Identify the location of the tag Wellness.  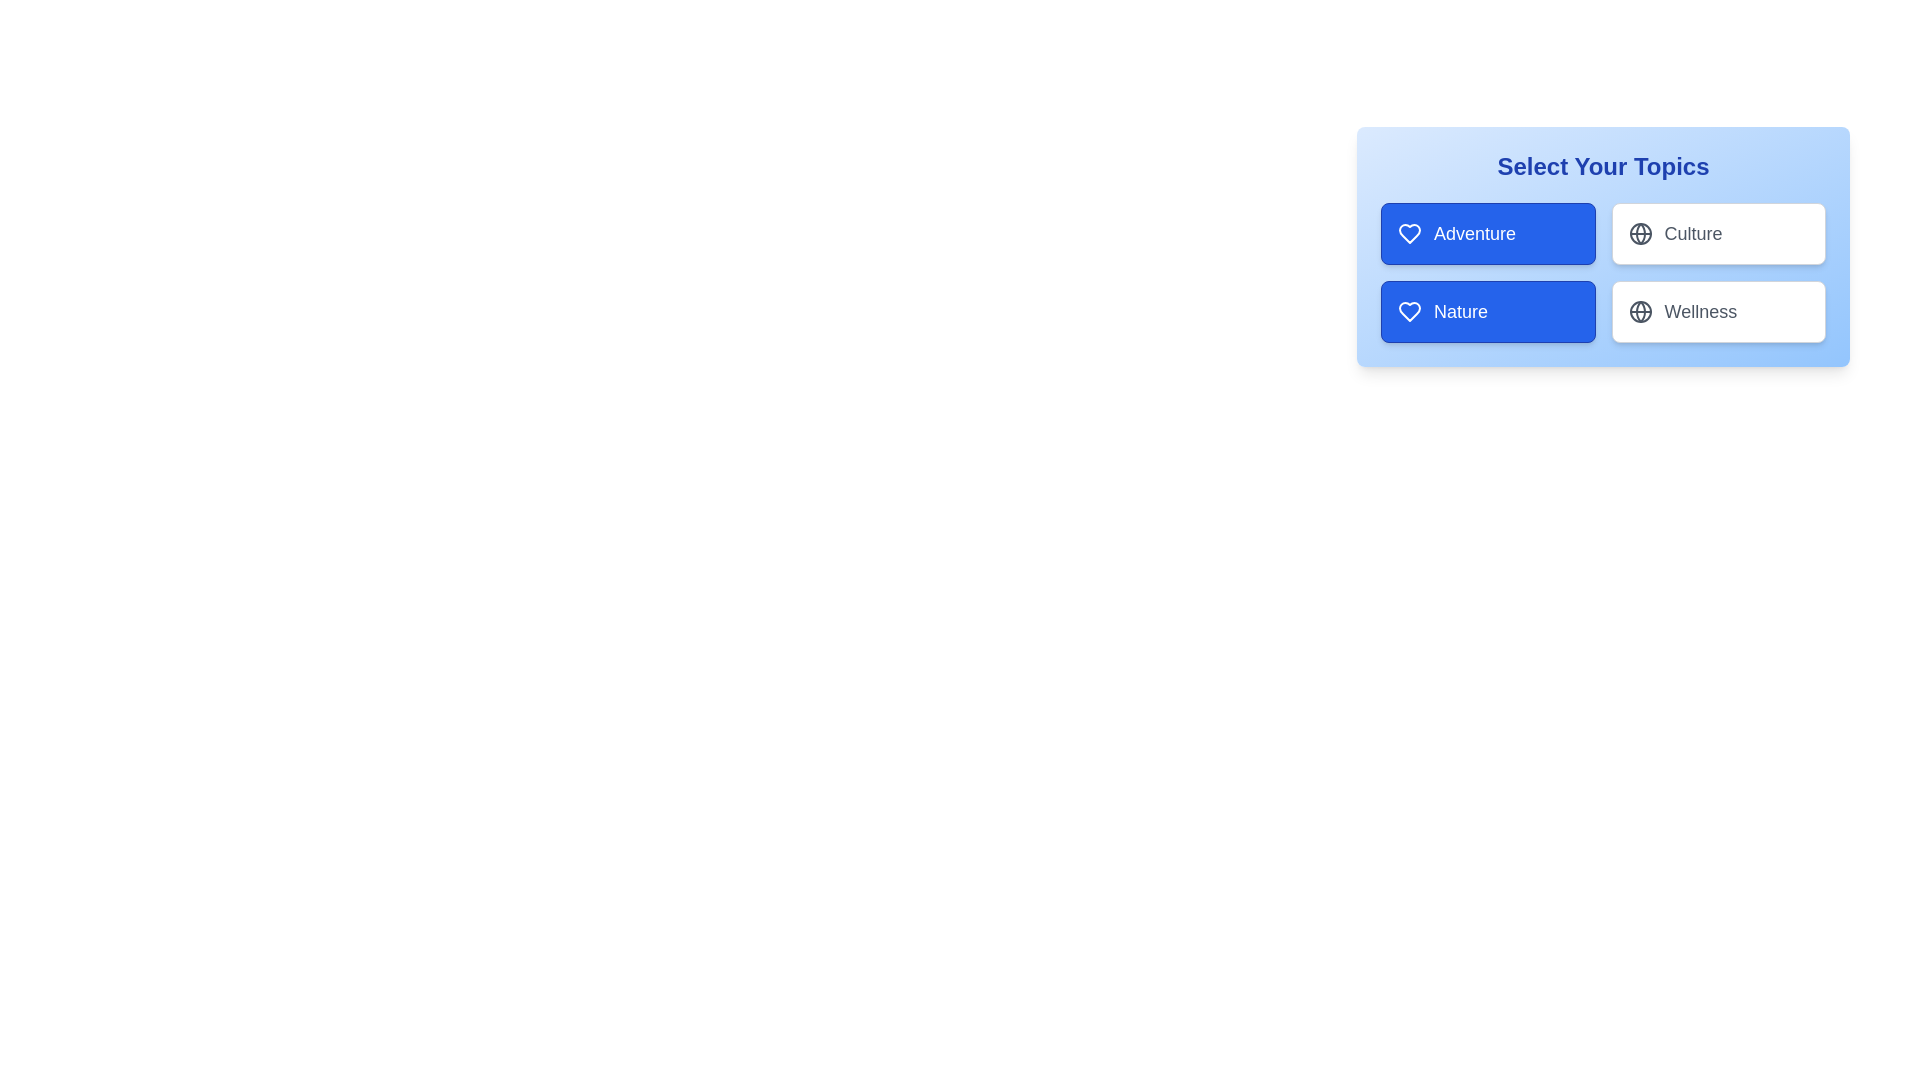
(1717, 312).